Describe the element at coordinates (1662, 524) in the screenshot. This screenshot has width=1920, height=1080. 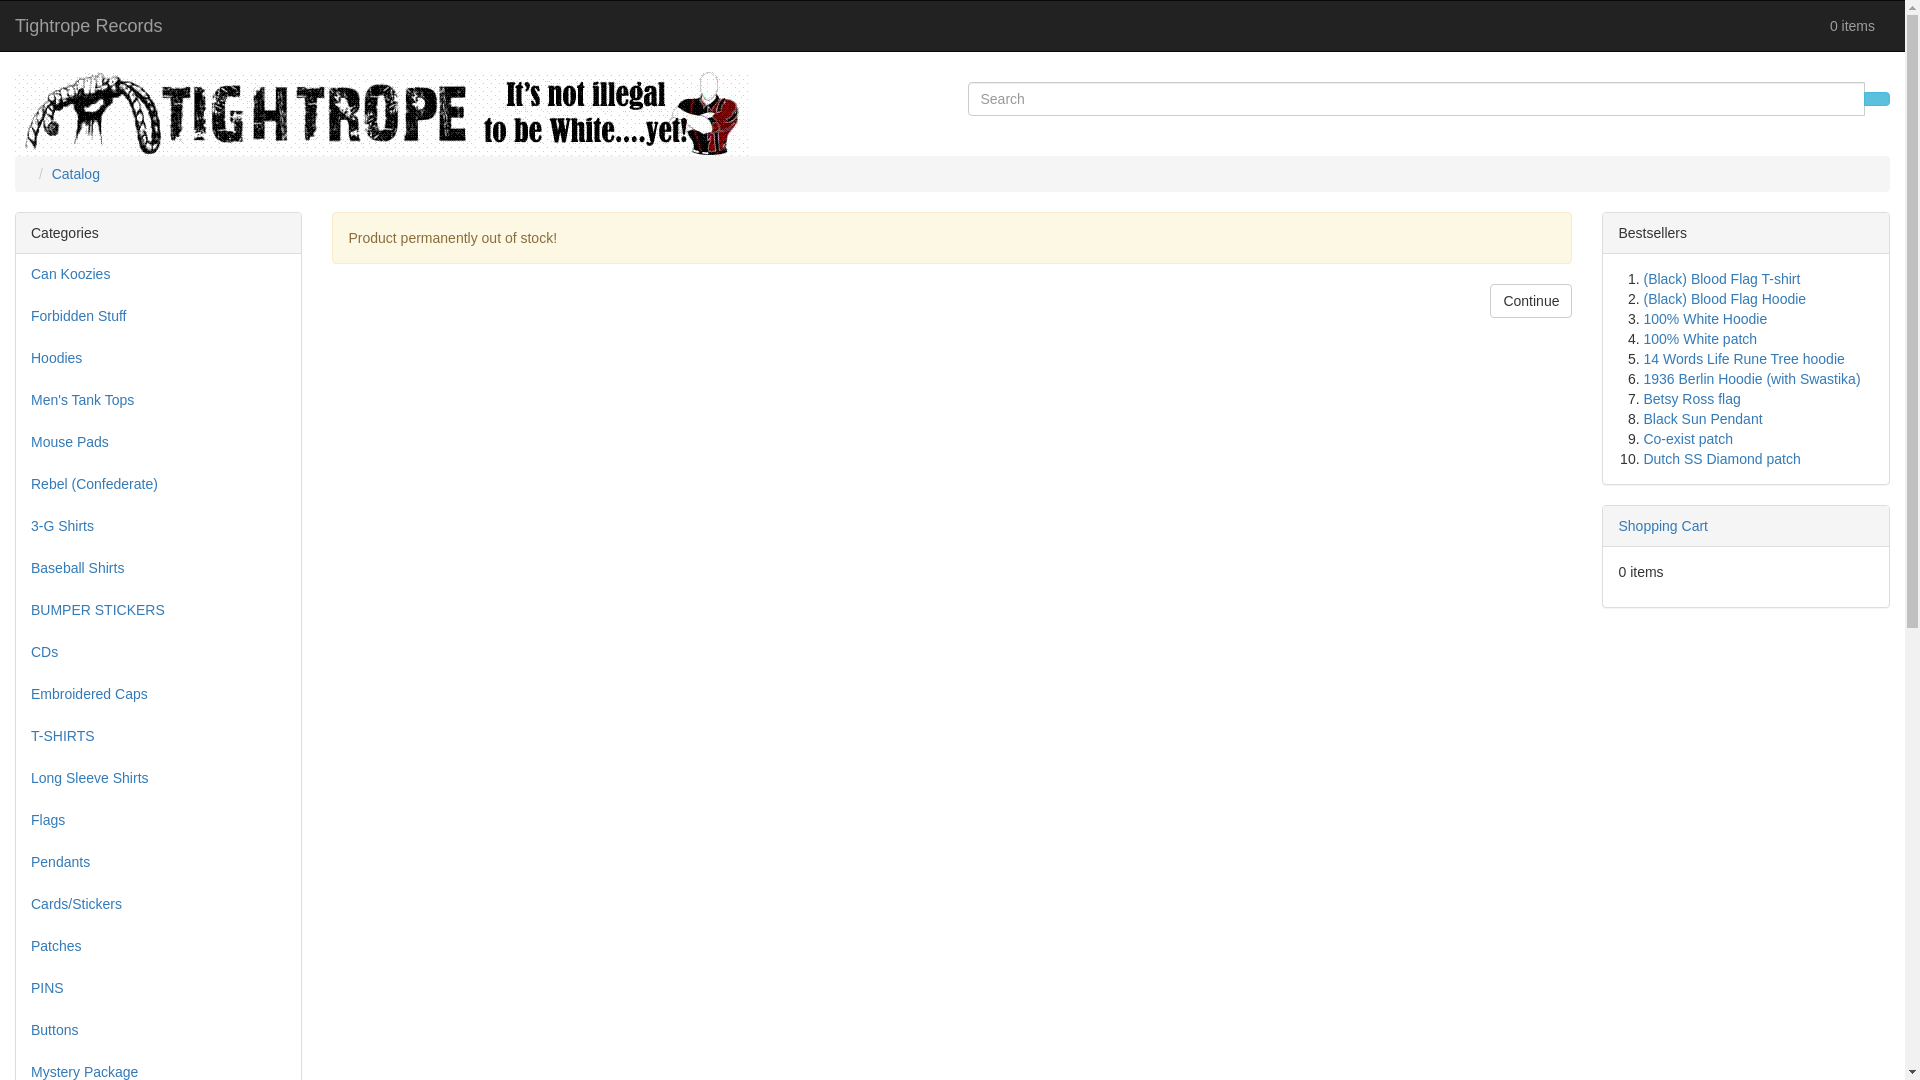
I see `'Shopping Cart'` at that location.